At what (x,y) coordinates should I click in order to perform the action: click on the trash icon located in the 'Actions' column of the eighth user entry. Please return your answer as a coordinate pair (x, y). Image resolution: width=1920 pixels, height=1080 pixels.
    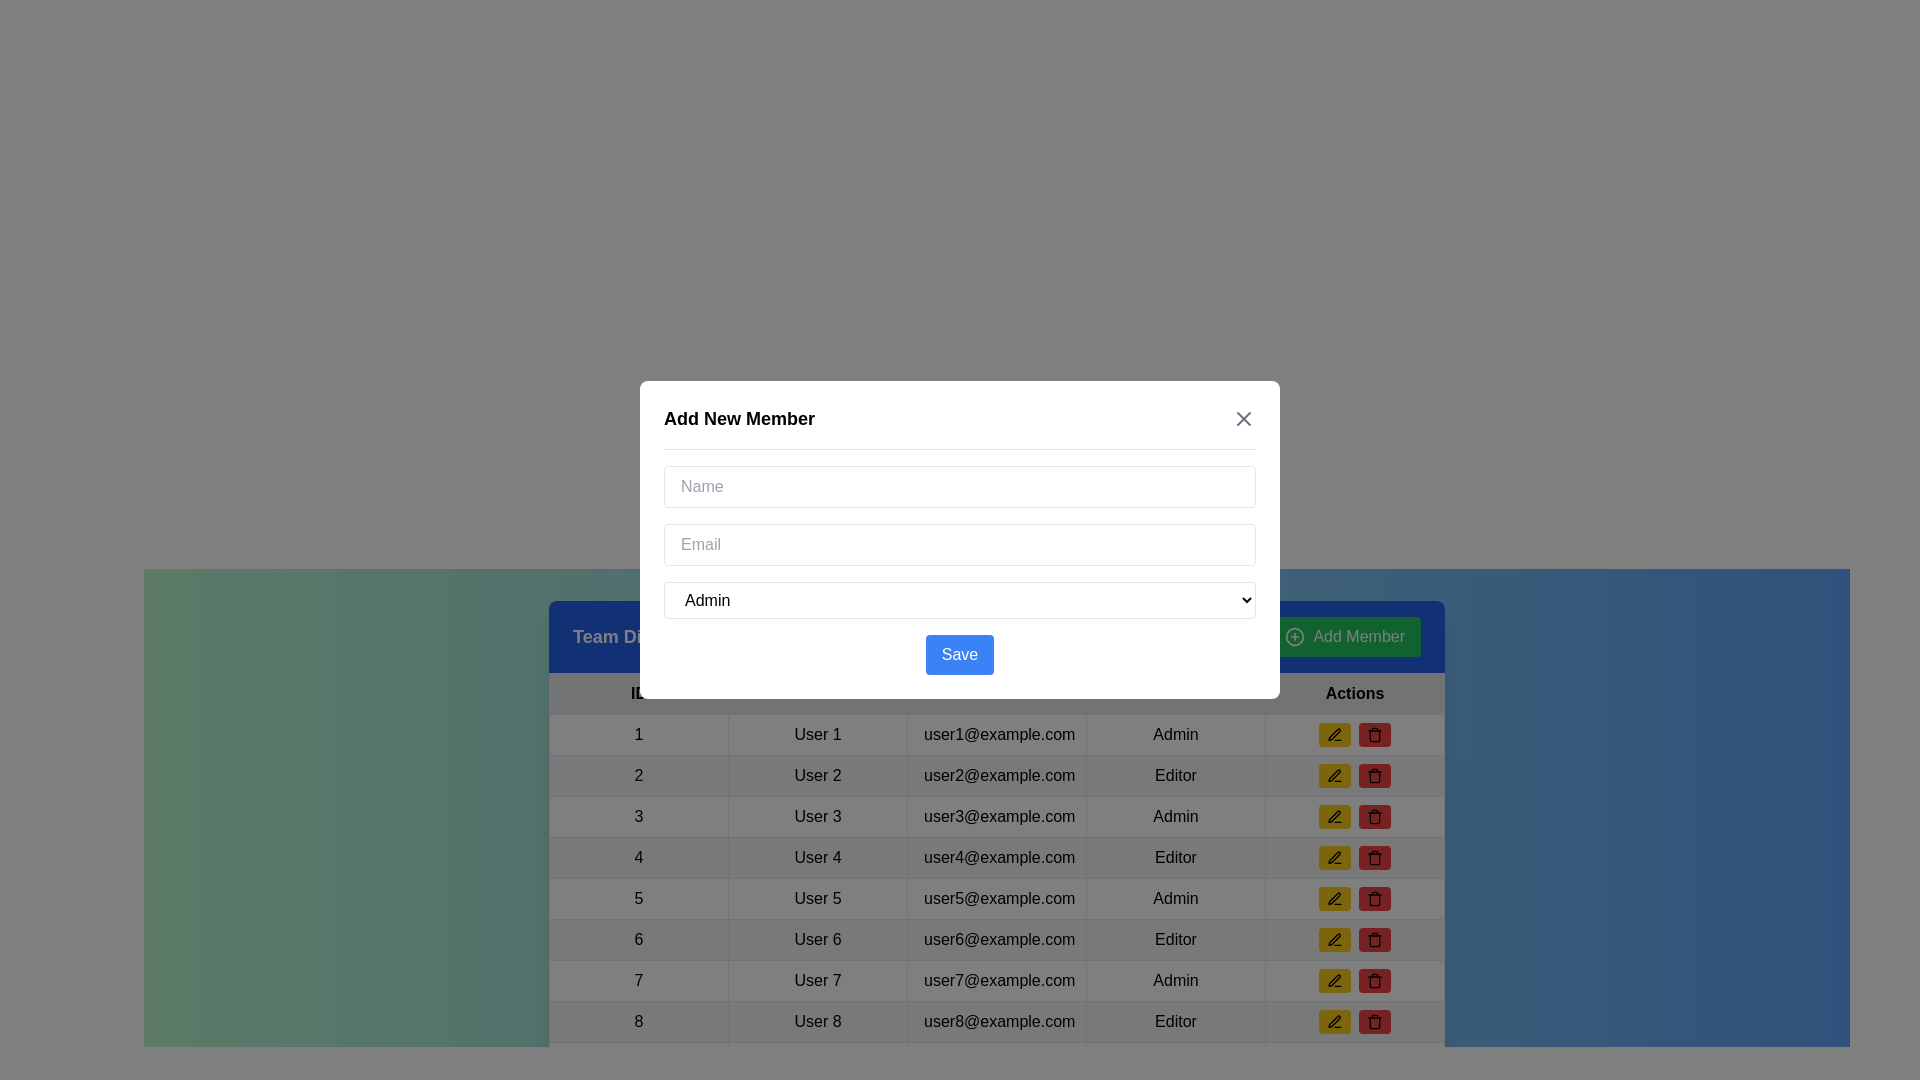
    Looking at the image, I should click on (1373, 858).